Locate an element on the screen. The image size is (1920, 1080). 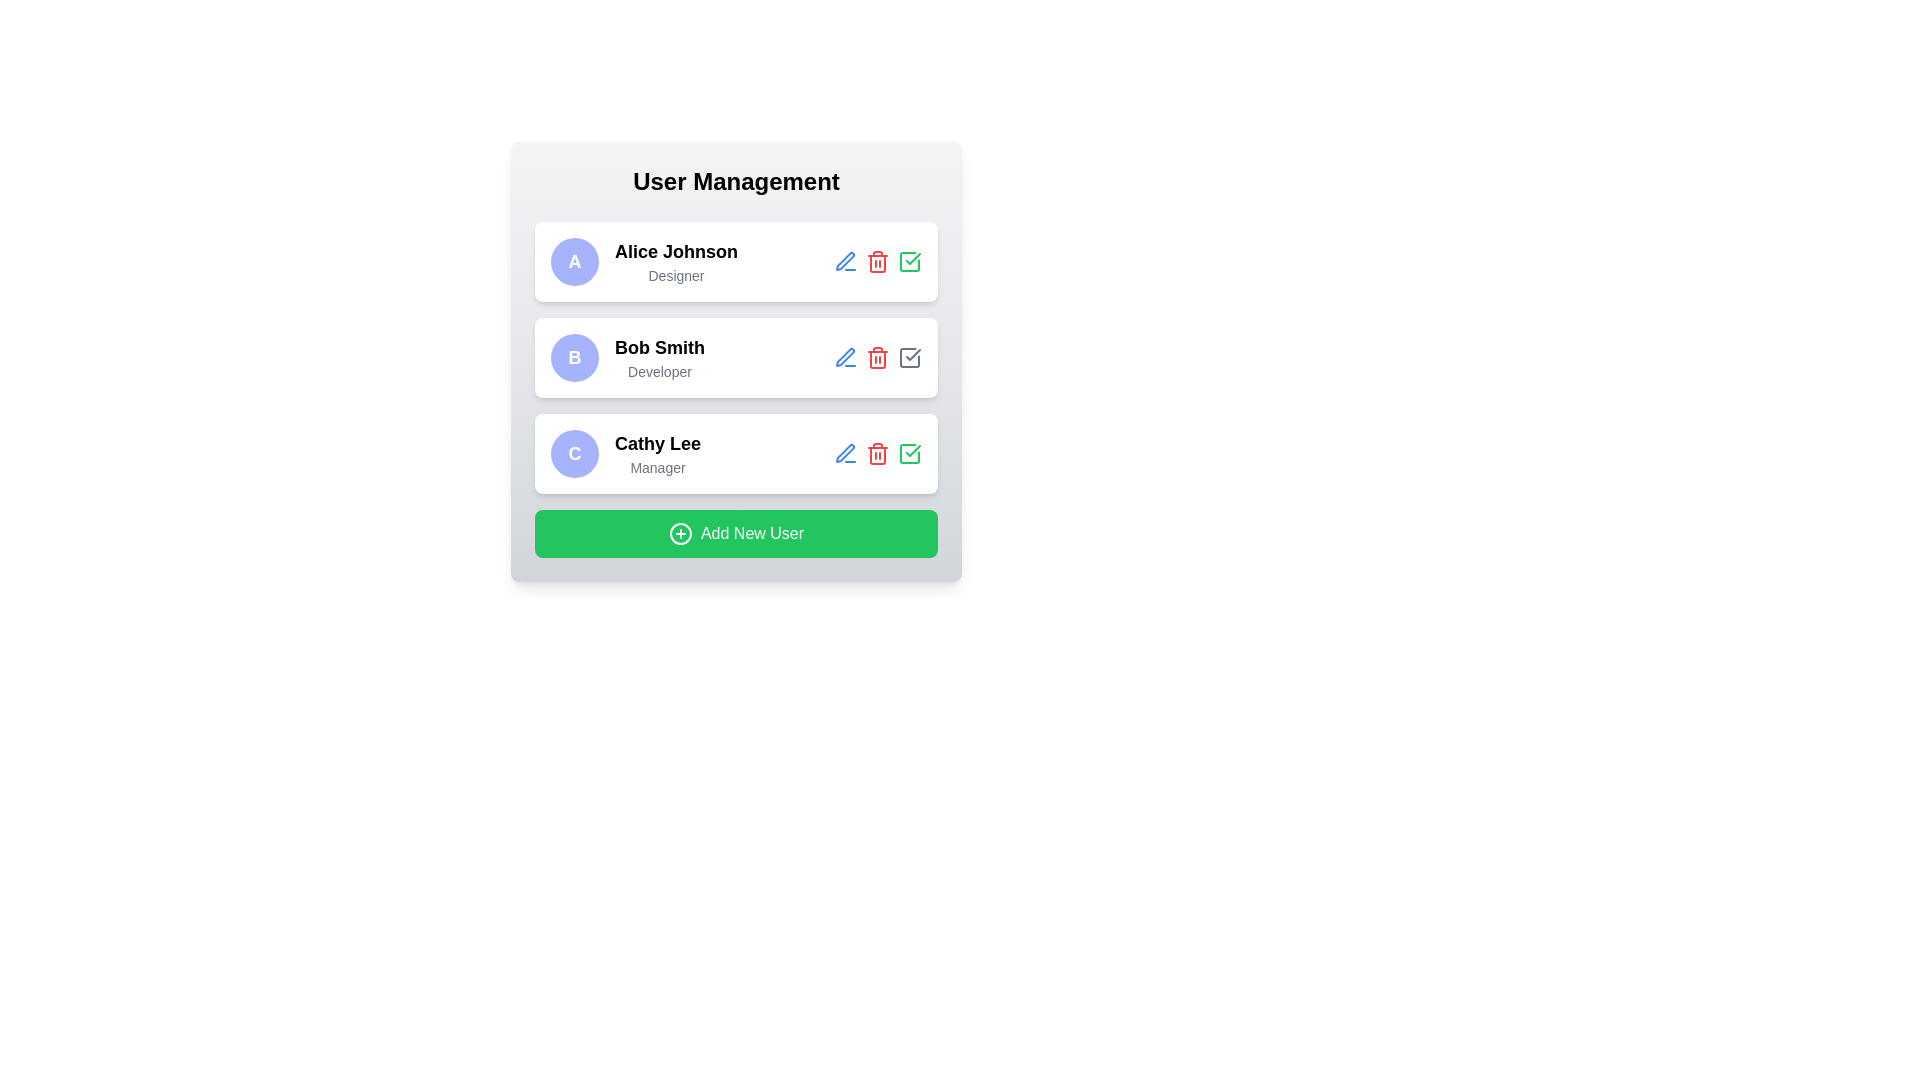
the text content of the label displaying 'Bob Smith' and 'Developer', which is the second item in the 'User Management' section, to the right of the circular profile icon labeled 'B' is located at coordinates (660, 357).